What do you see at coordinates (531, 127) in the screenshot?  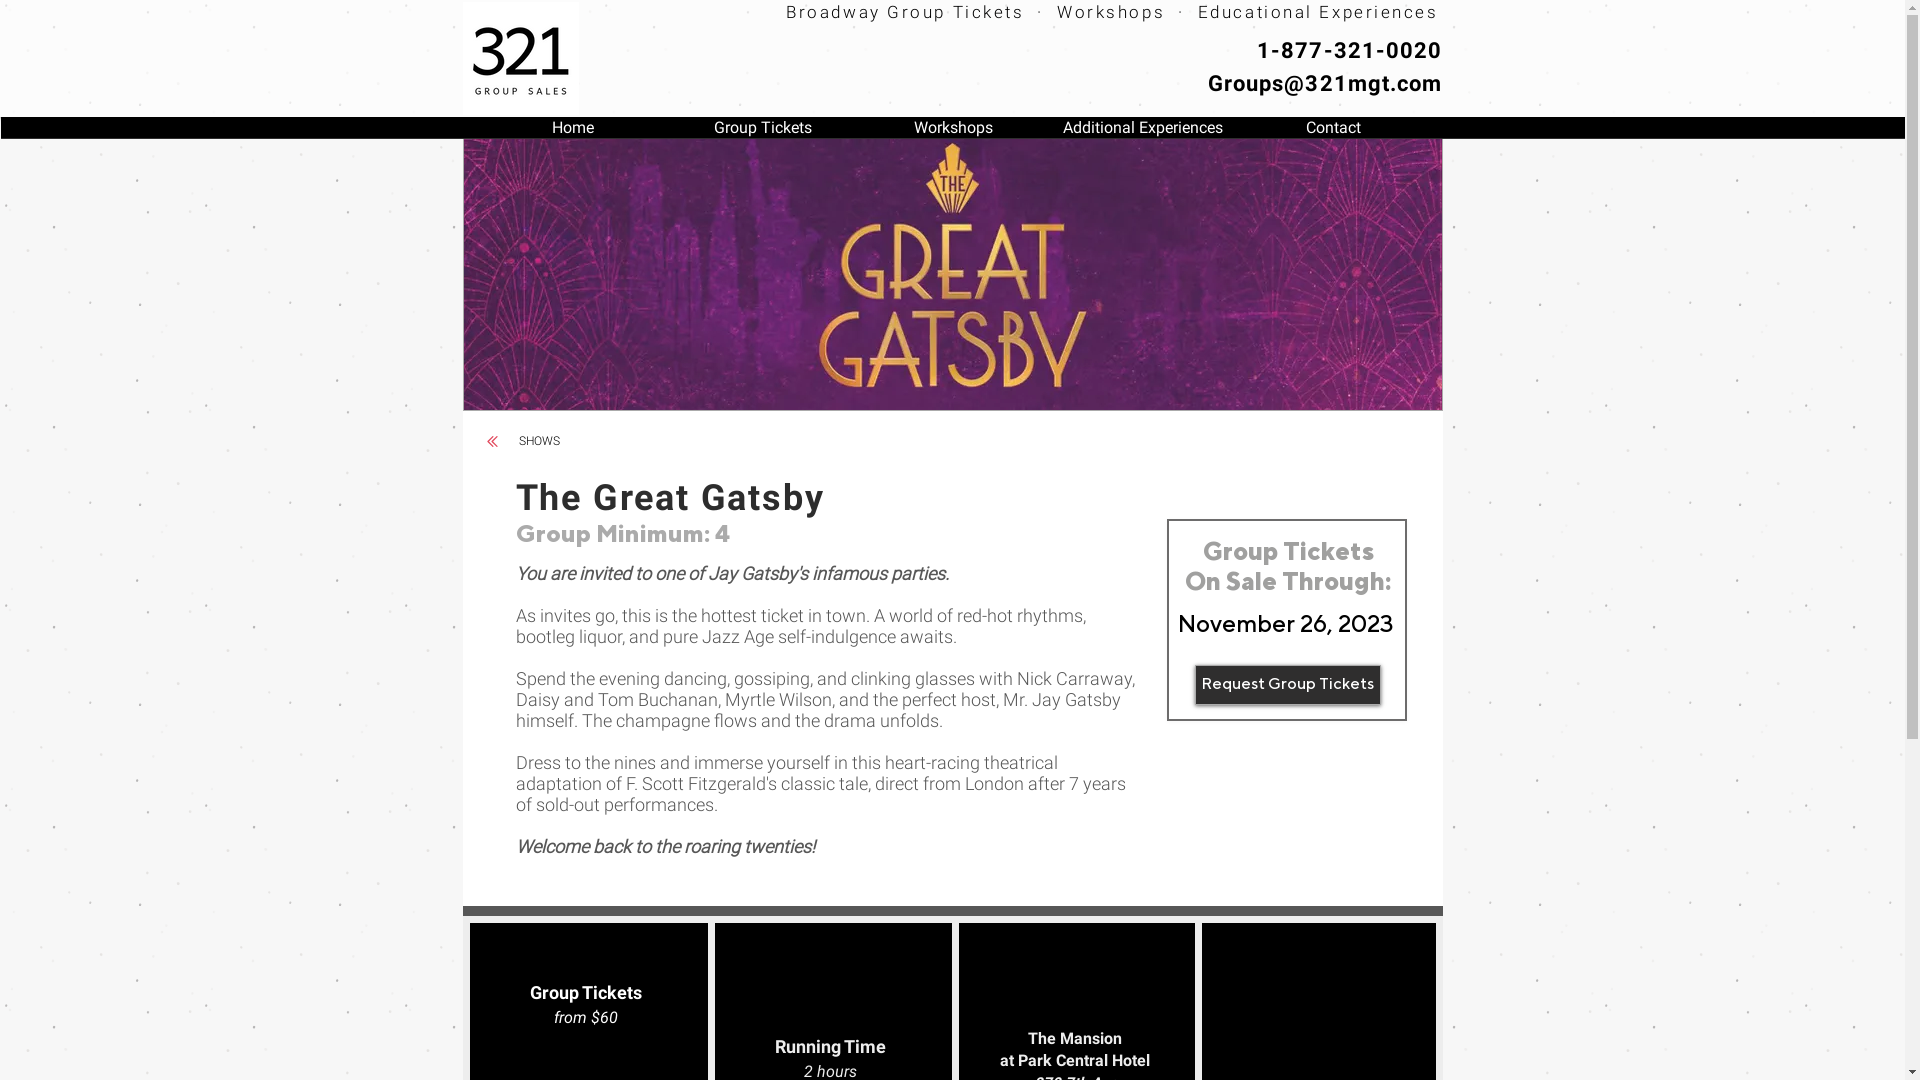 I see `'SHOWS'` at bounding box center [531, 127].